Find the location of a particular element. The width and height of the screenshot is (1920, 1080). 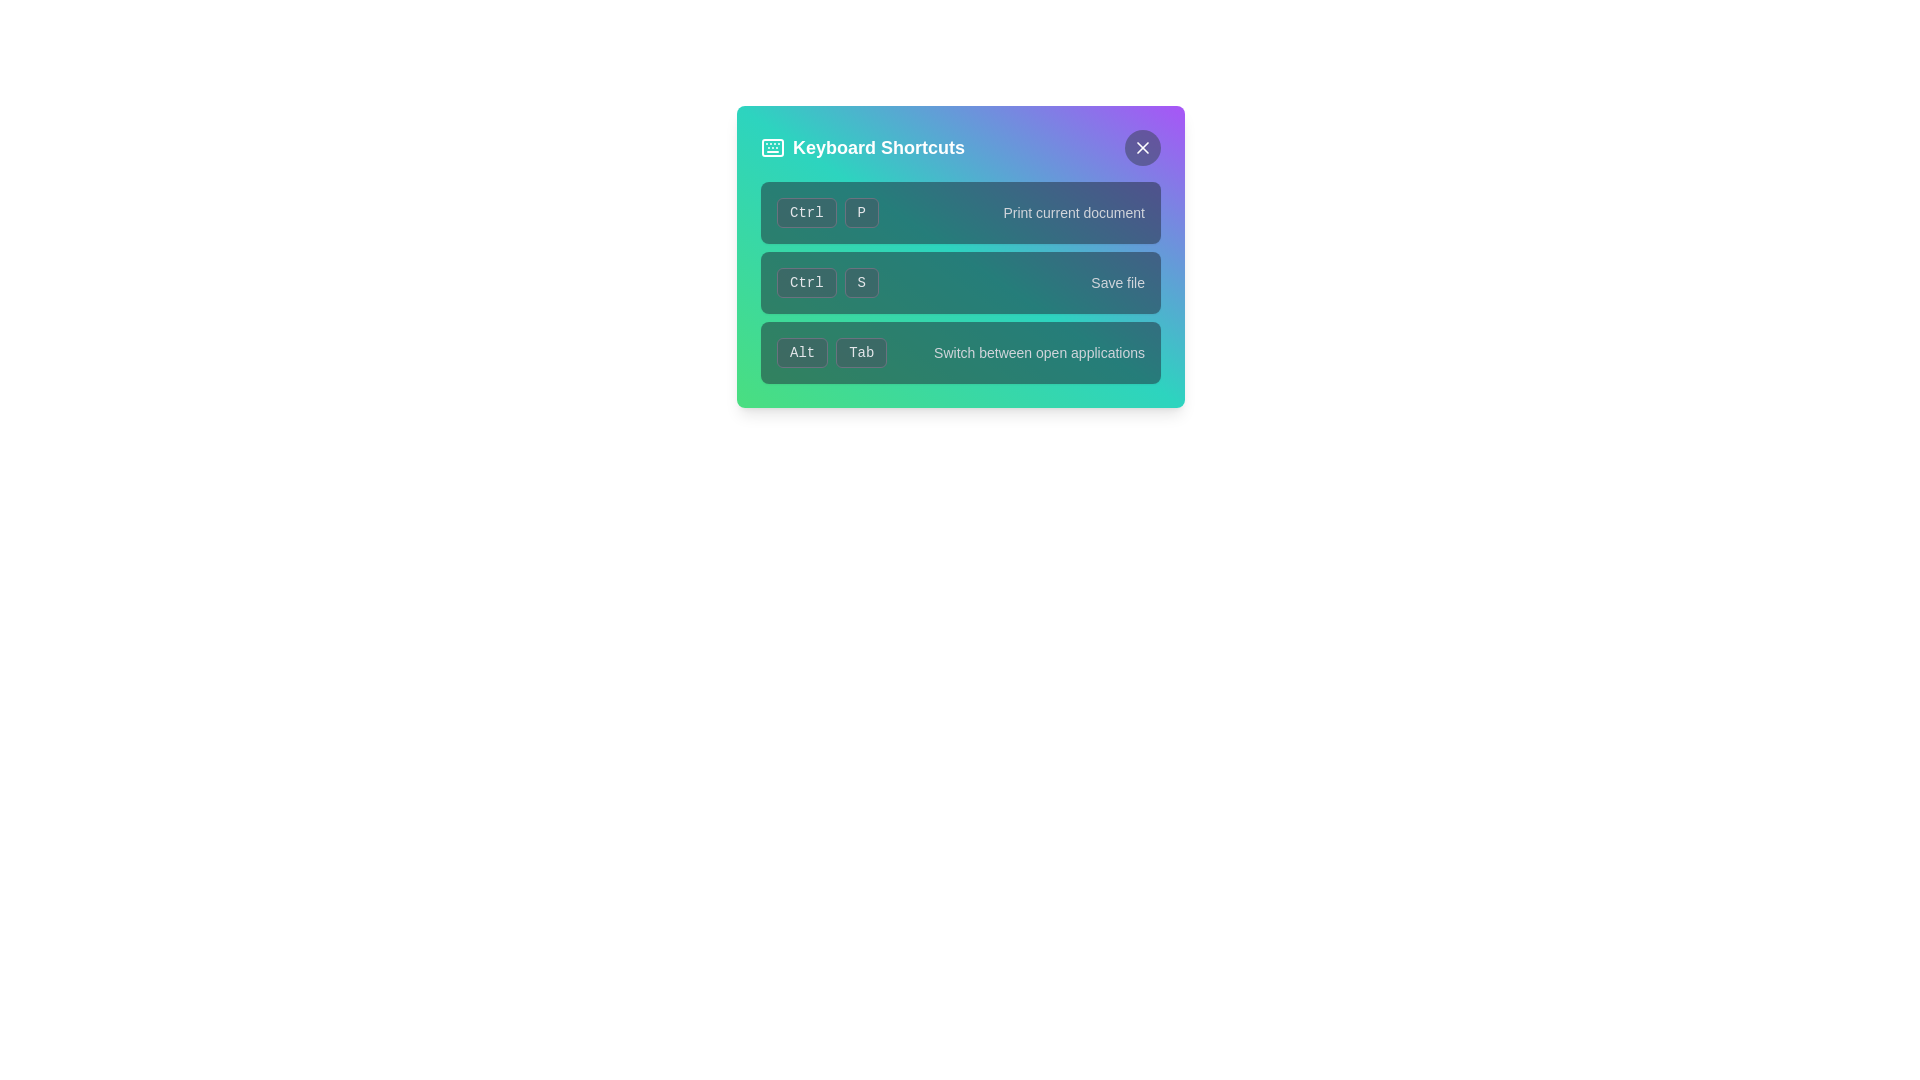

the informational label that displays the text 'Print current document', which is styled with a small font size and light gray color, located to the right of 'Ctrl' and 'P' in the Keyboard Shortcuts panel is located at coordinates (1073, 212).